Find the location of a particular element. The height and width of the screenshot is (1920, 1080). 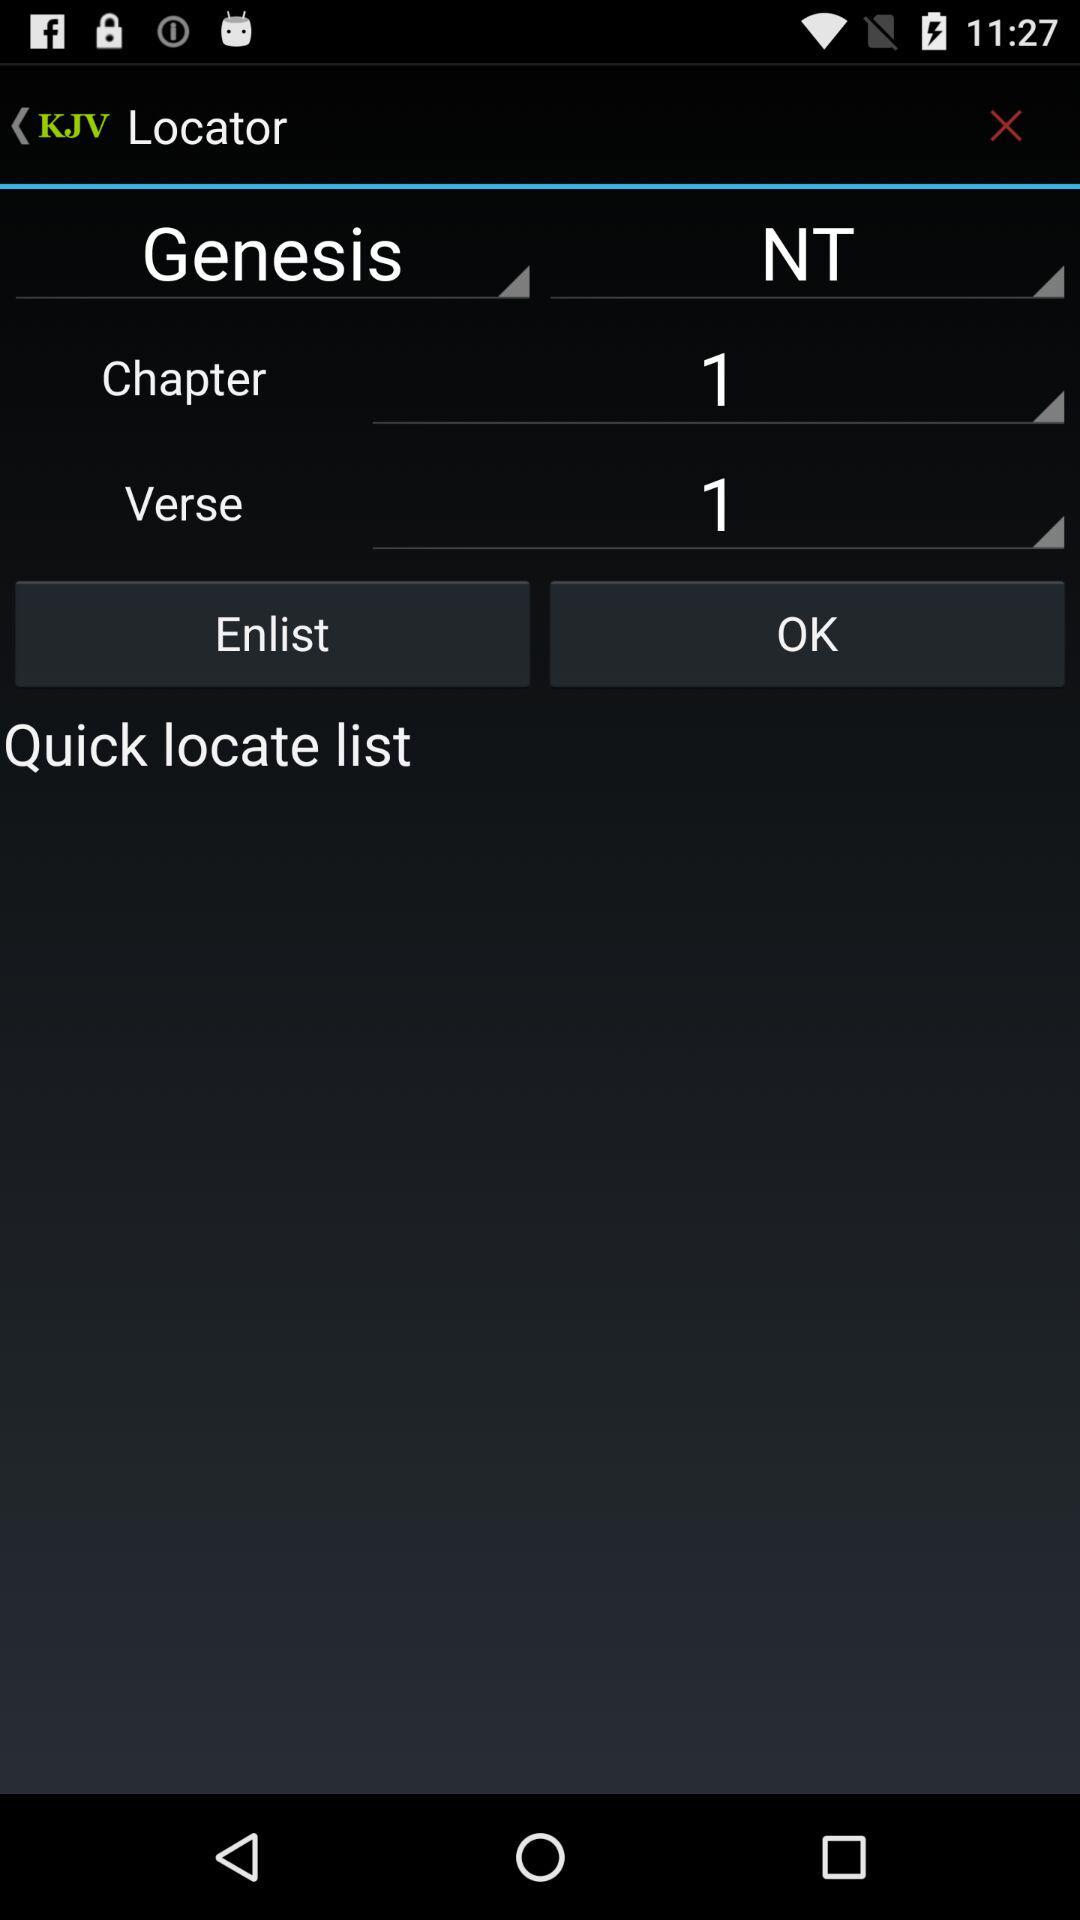

icon above quick locate list app is located at coordinates (272, 632).